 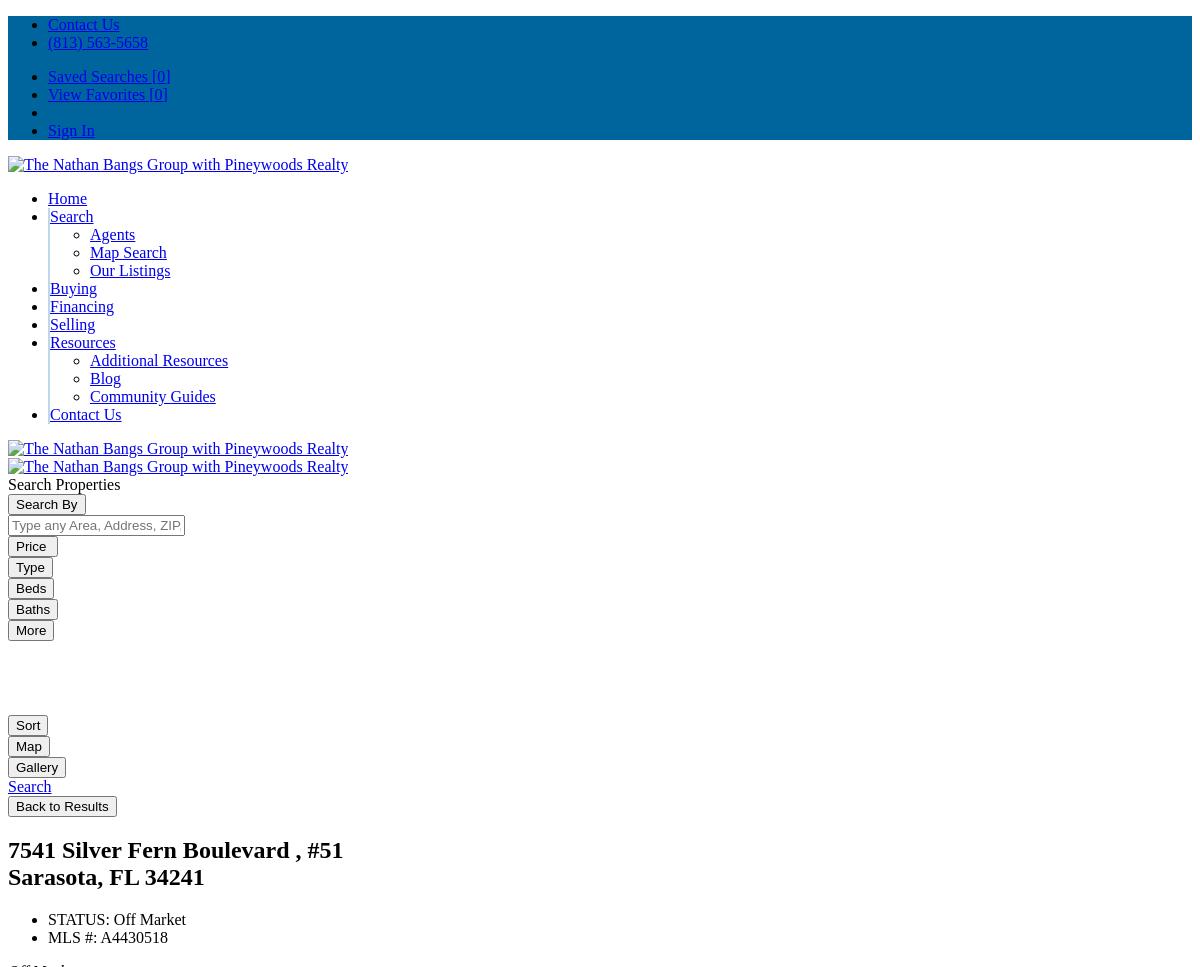 What do you see at coordinates (105, 378) in the screenshot?
I see `'Blog'` at bounding box center [105, 378].